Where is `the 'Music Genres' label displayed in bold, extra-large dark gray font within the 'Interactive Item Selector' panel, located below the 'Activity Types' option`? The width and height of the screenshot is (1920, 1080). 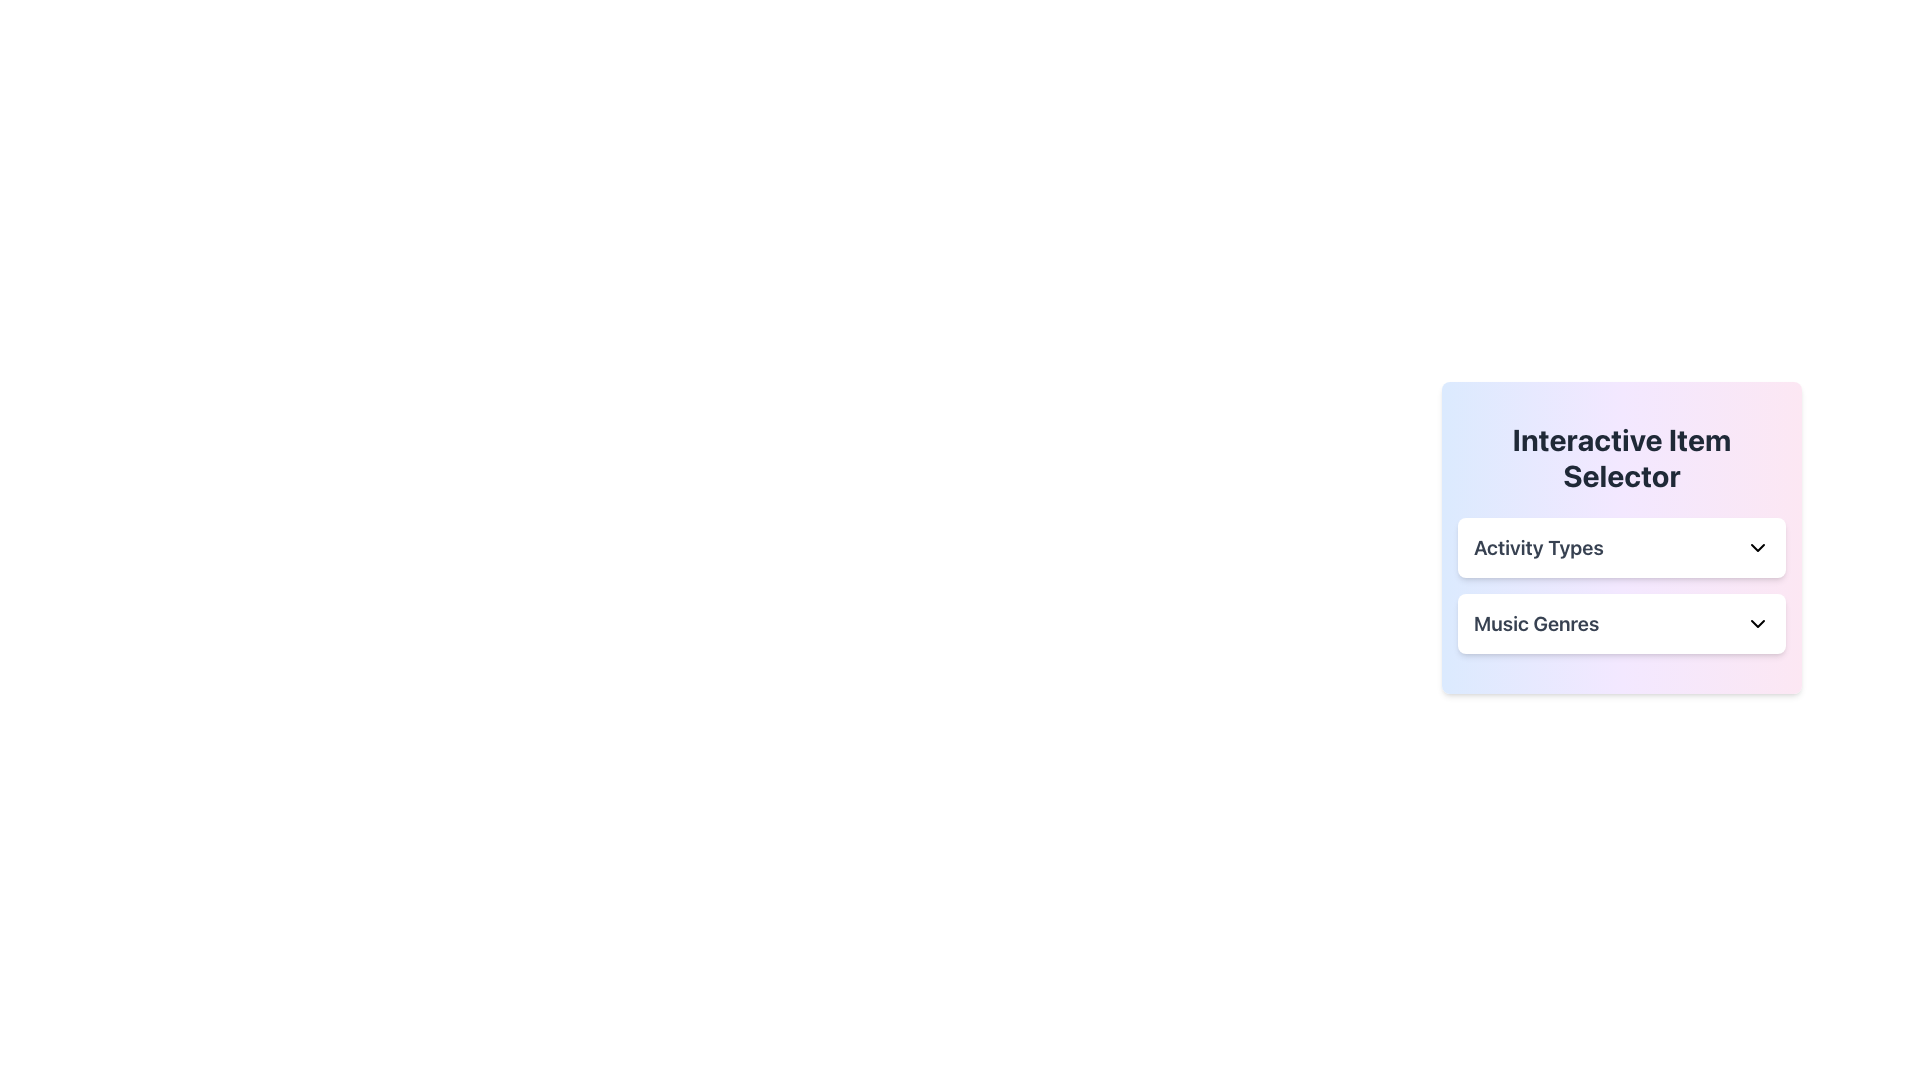 the 'Music Genres' label displayed in bold, extra-large dark gray font within the 'Interactive Item Selector' panel, located below the 'Activity Types' option is located at coordinates (1535, 623).